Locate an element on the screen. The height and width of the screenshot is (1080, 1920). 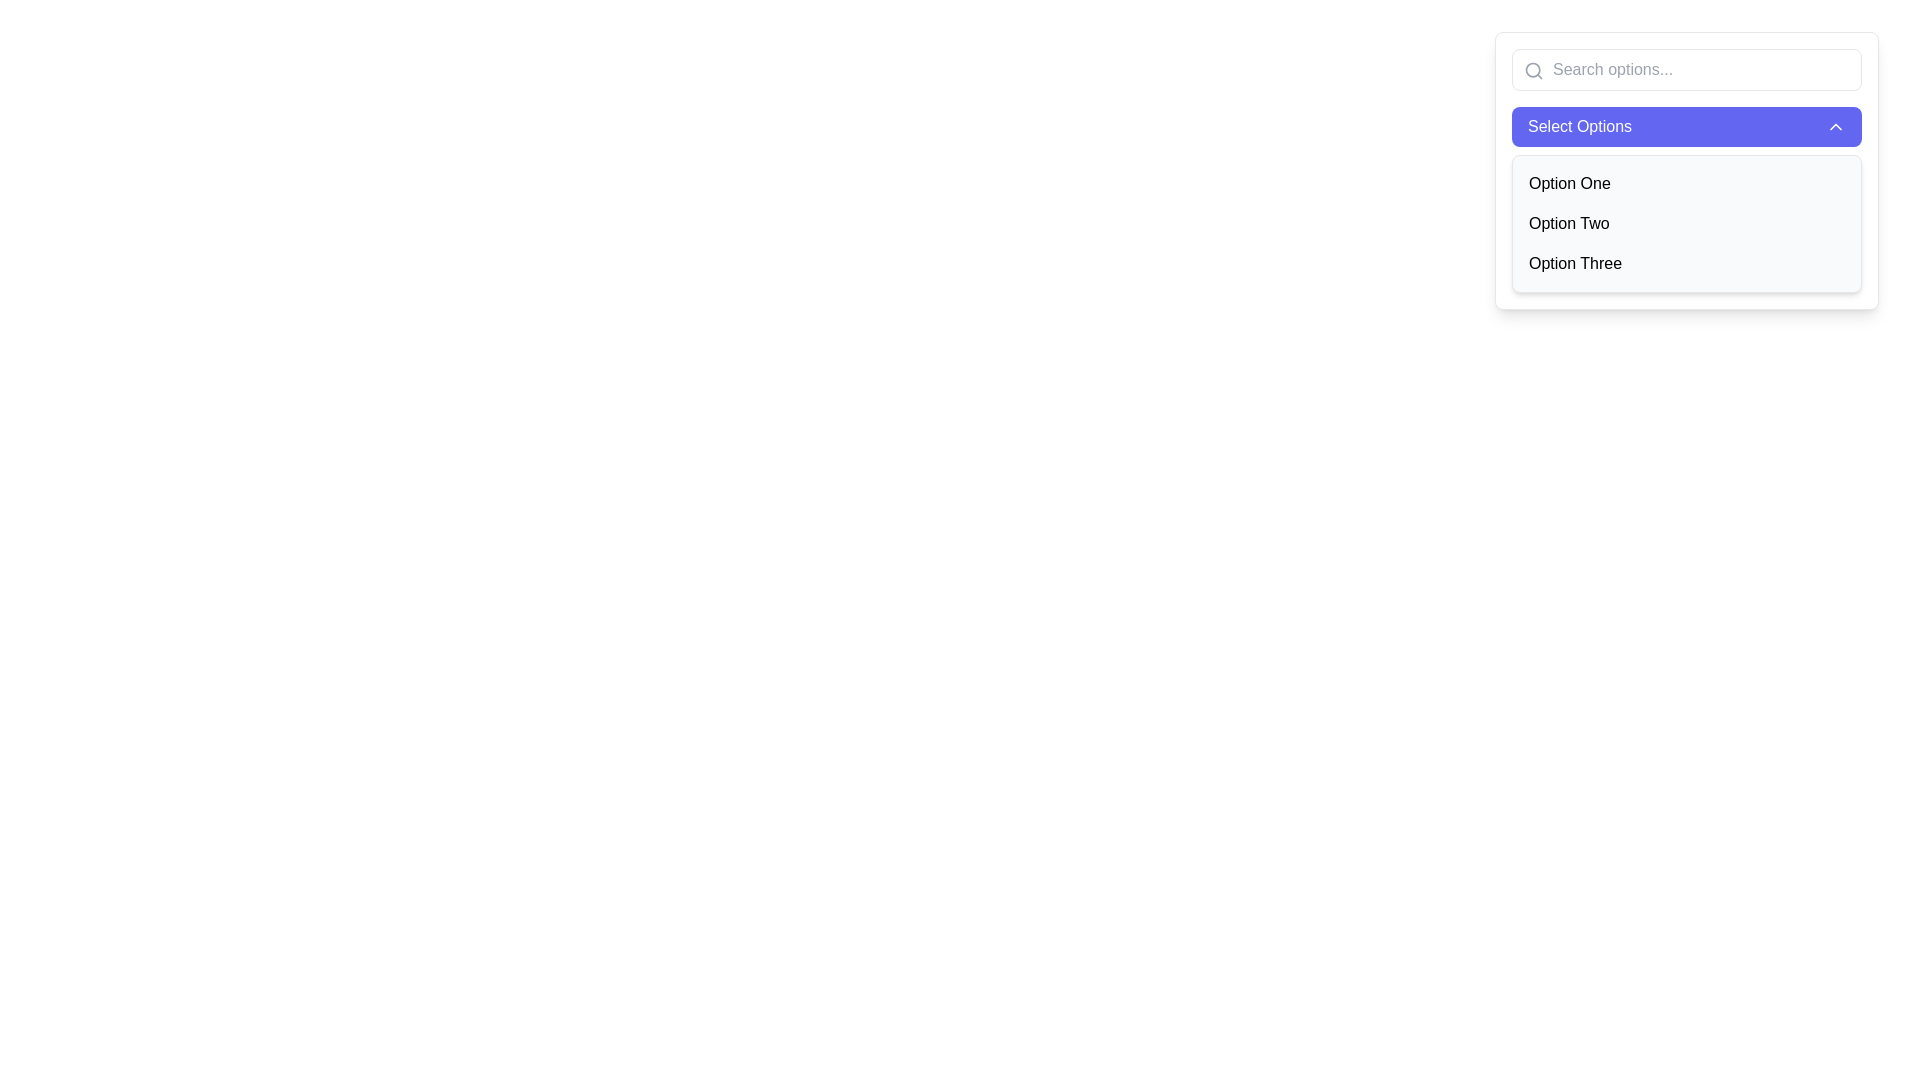
the third option labeled 'Option Three' in the dropdown menu under 'Select Options' is located at coordinates (1574, 262).